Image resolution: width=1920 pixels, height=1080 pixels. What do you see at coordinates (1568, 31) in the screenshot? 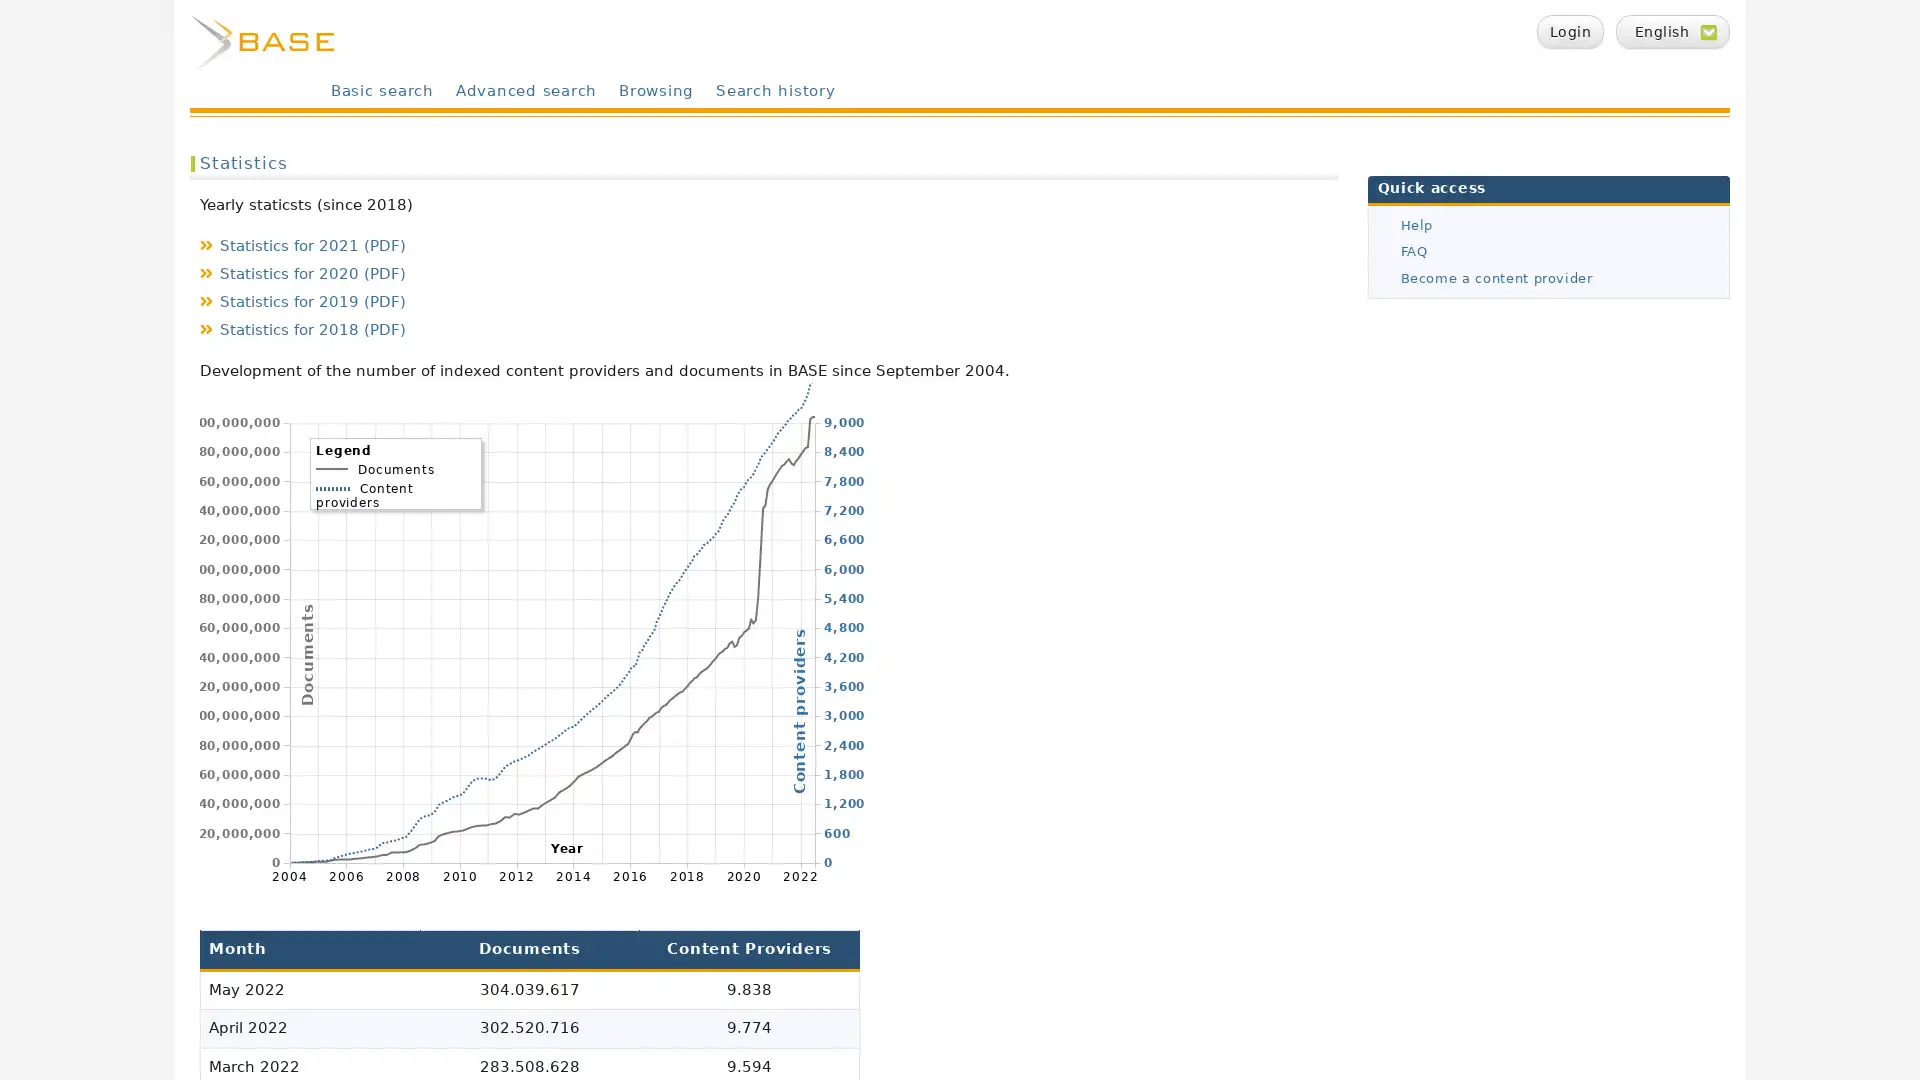
I see `Login` at bounding box center [1568, 31].